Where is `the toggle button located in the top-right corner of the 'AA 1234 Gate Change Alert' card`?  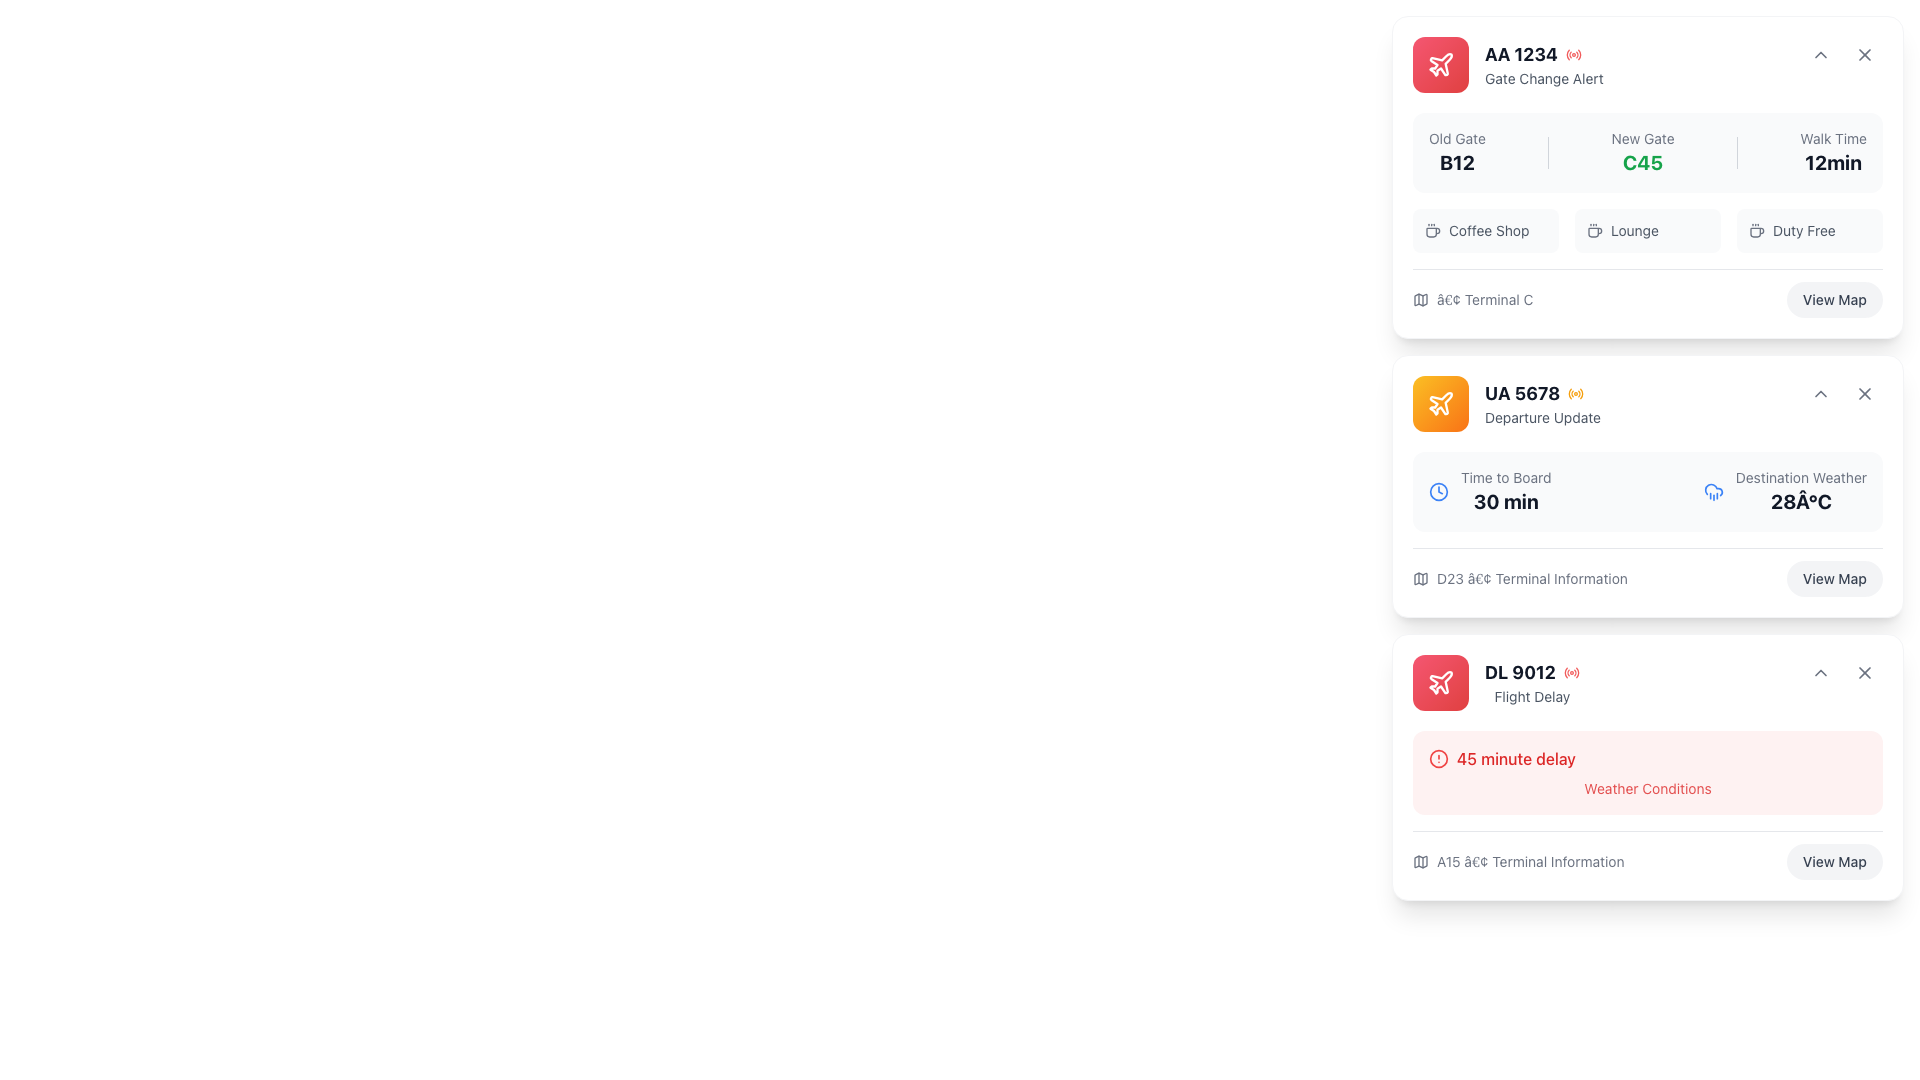 the toggle button located in the top-right corner of the 'AA 1234 Gate Change Alert' card is located at coordinates (1820, 53).